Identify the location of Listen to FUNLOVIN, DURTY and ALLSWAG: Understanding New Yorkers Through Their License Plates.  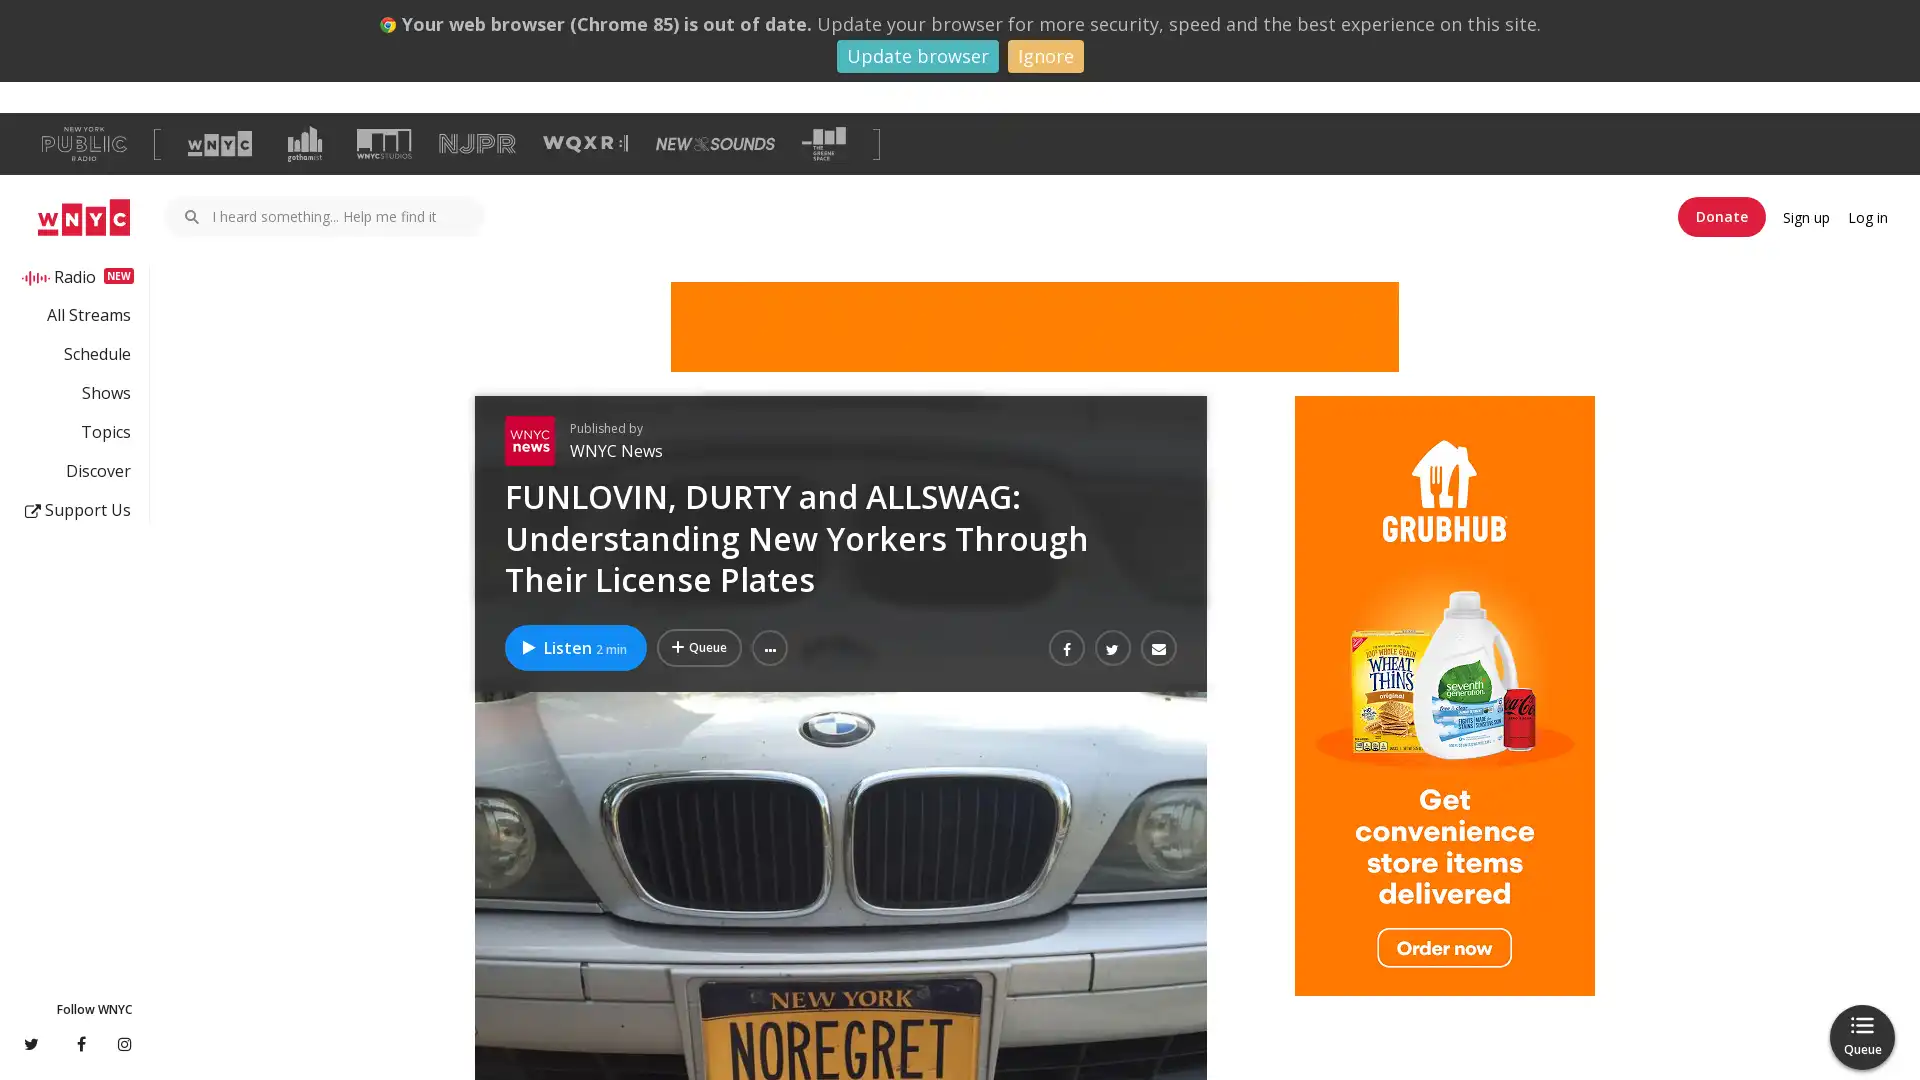
(575, 647).